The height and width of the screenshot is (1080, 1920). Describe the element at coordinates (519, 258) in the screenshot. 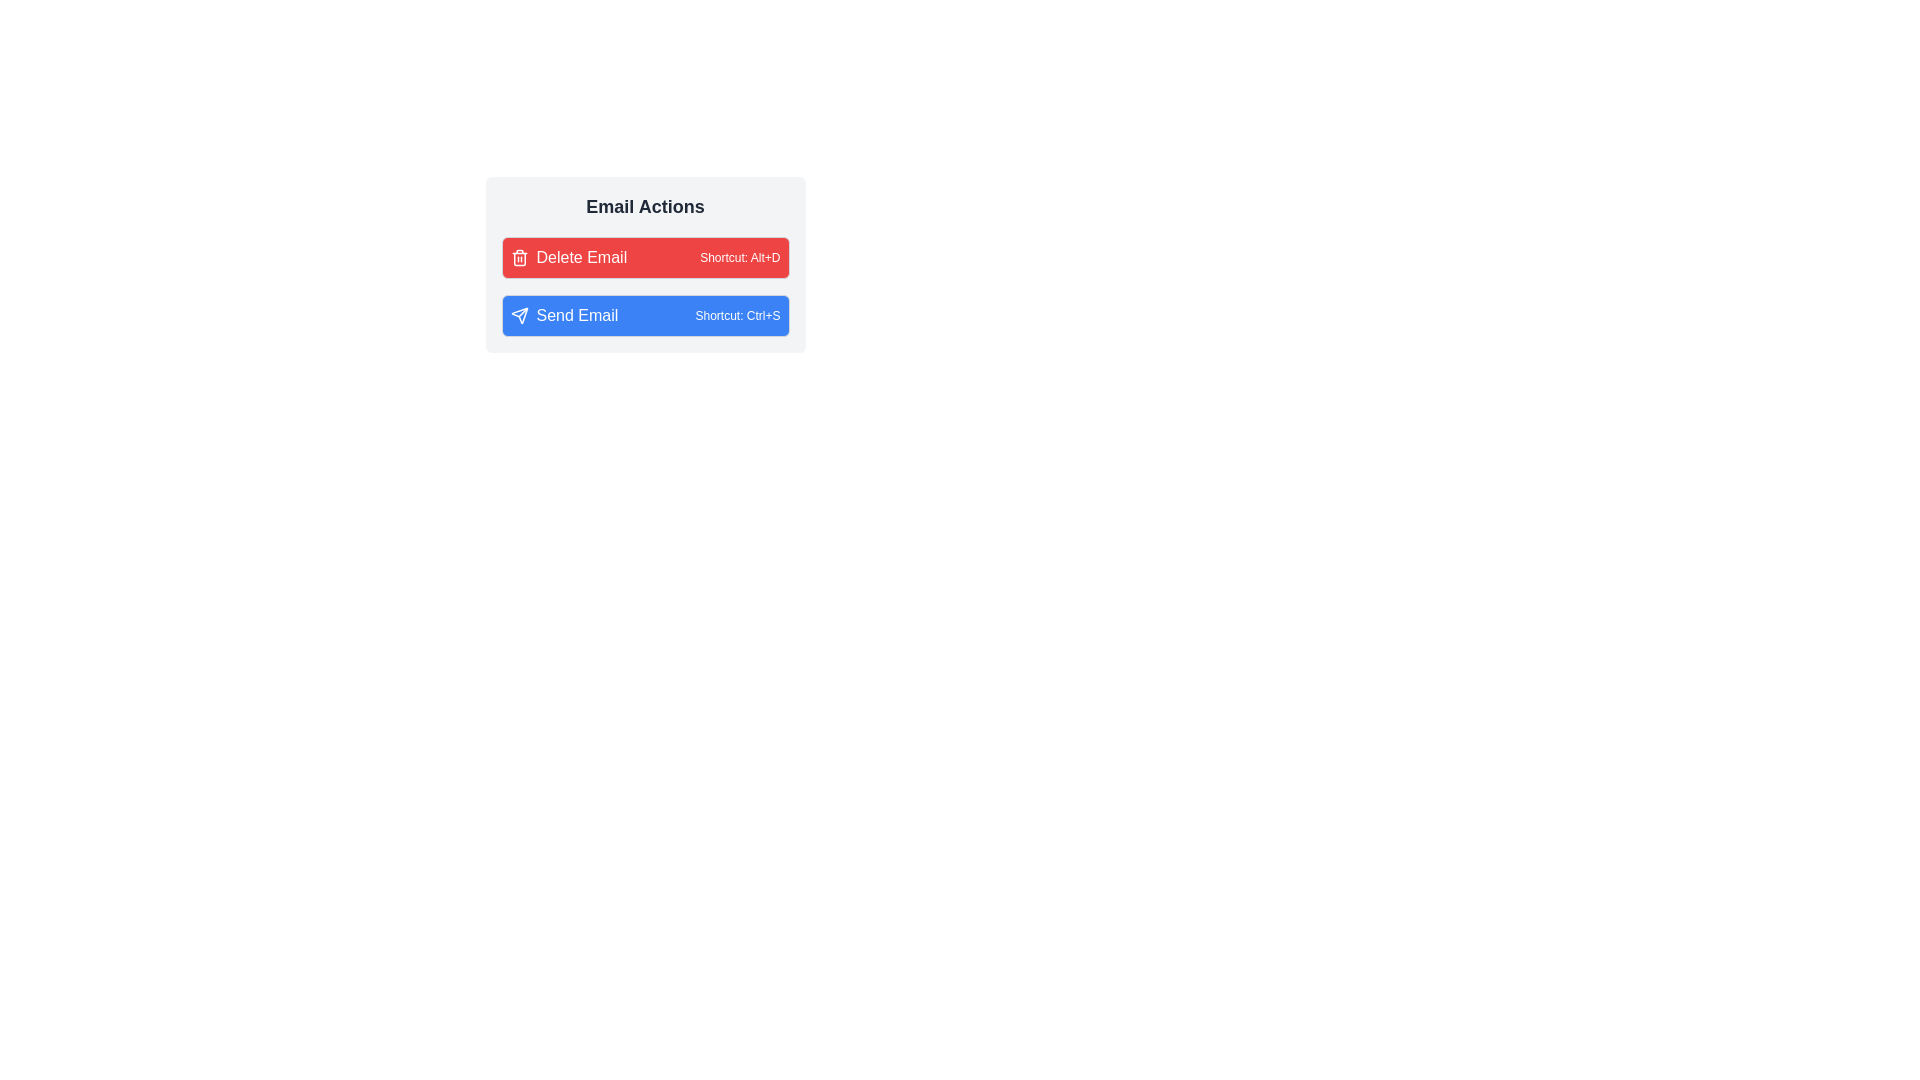

I see `the trash can icon that symbolizes the delete functionality of the associated button` at that location.